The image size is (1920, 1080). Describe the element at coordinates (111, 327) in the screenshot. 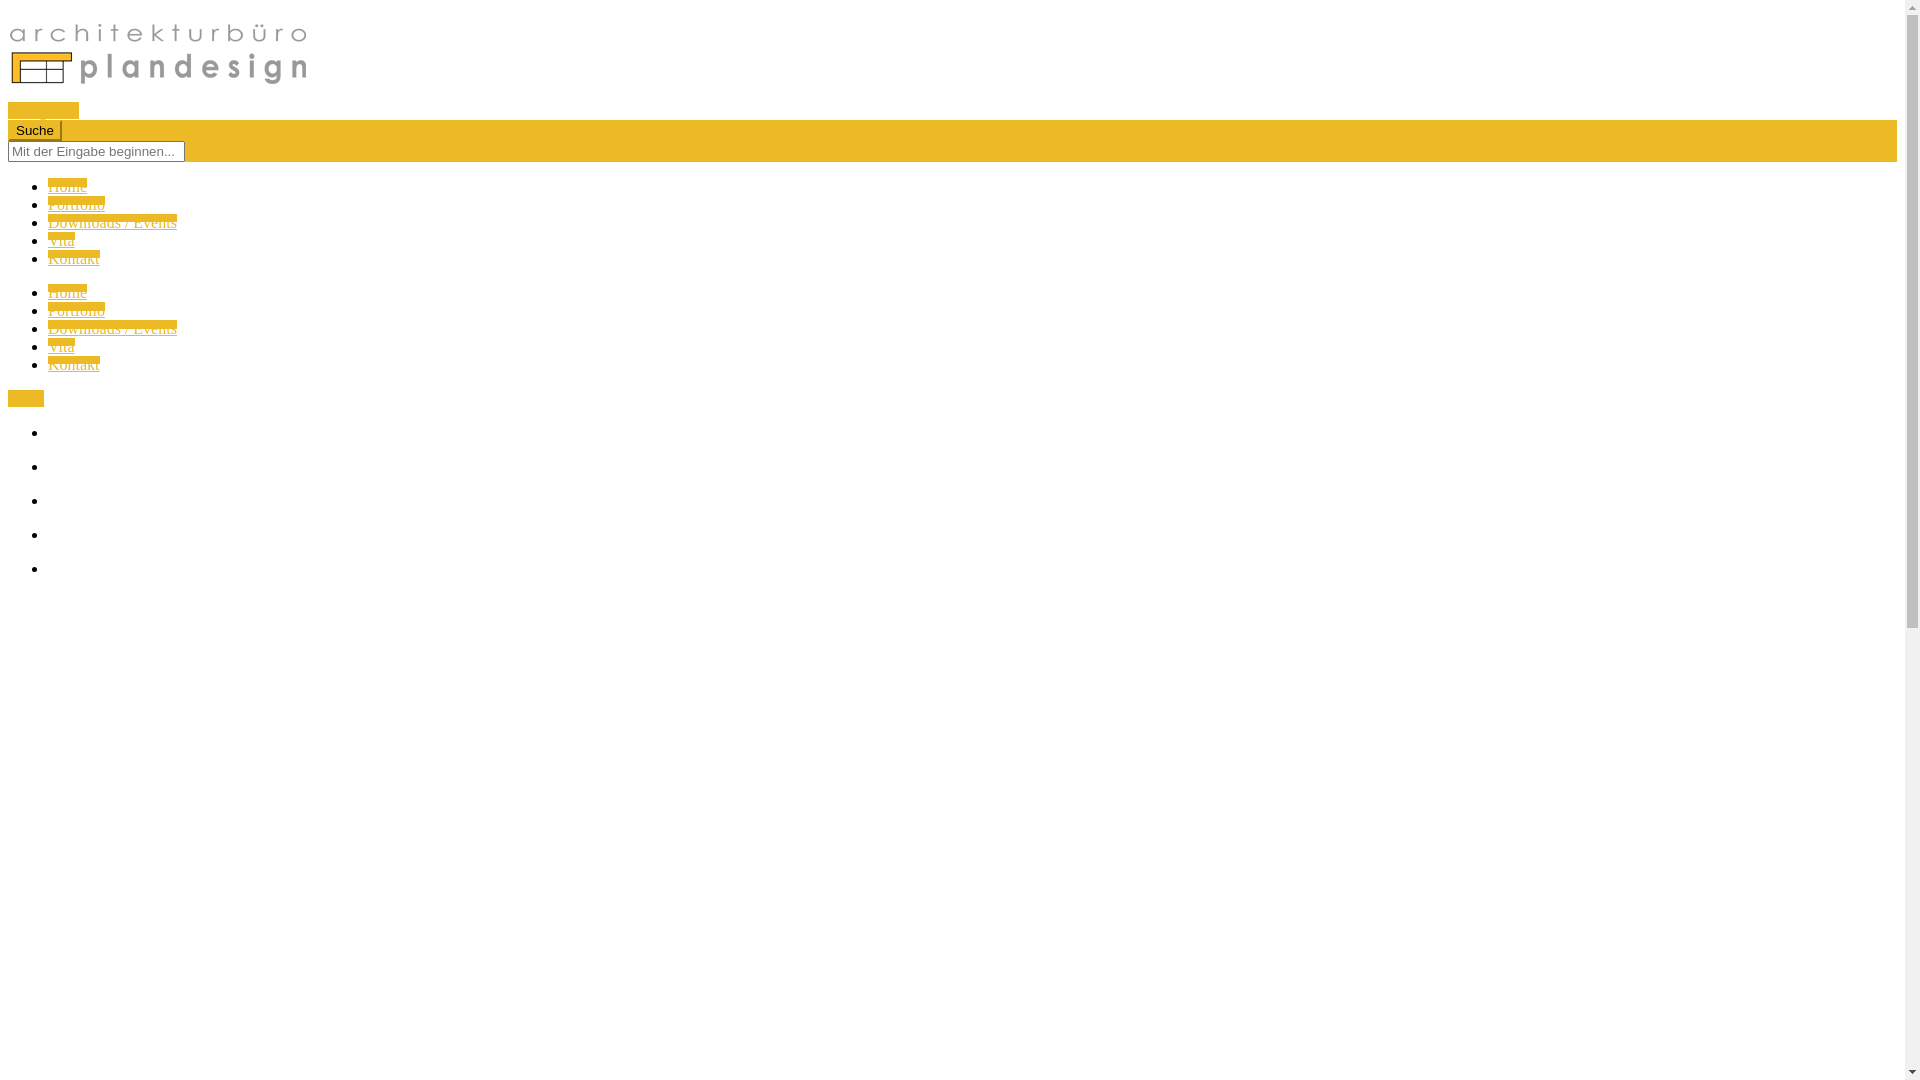

I see `'Downloads / Events'` at that location.